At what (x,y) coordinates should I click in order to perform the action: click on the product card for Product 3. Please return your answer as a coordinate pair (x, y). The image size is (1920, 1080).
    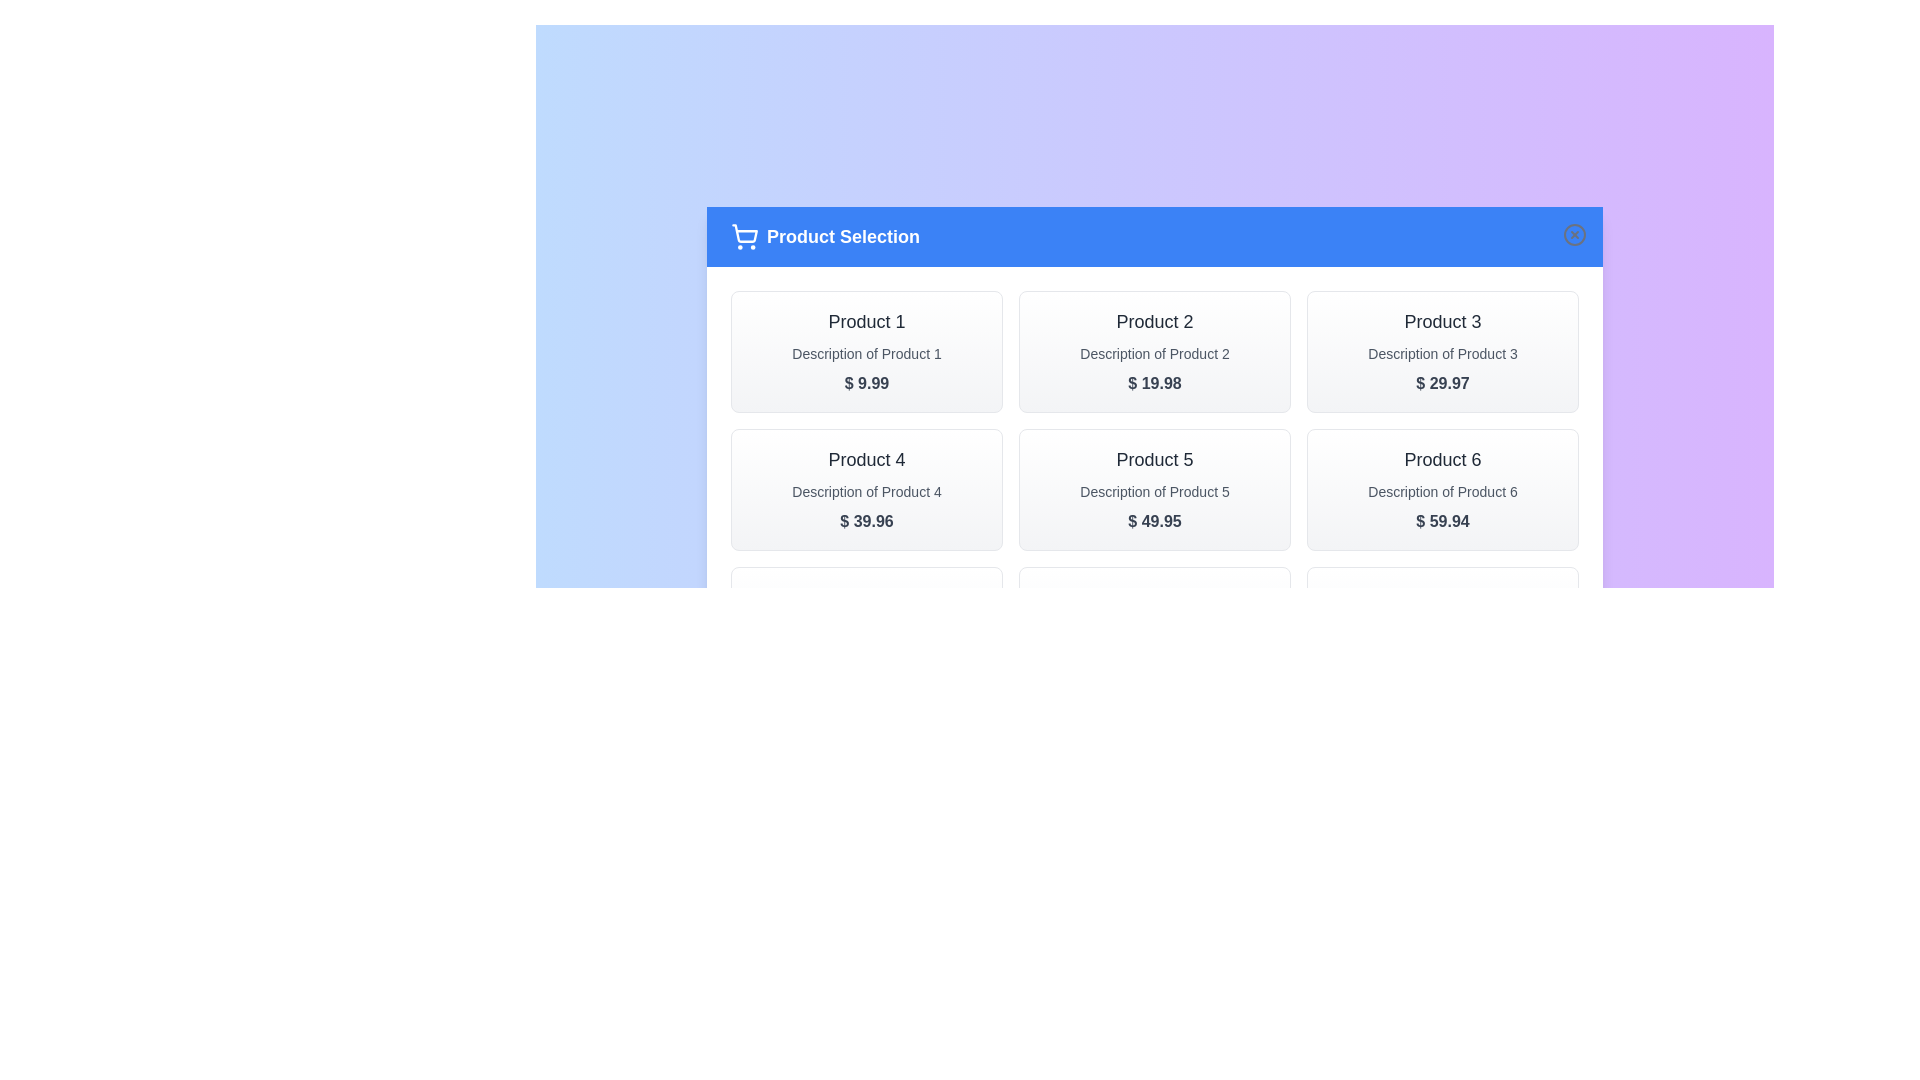
    Looking at the image, I should click on (1443, 350).